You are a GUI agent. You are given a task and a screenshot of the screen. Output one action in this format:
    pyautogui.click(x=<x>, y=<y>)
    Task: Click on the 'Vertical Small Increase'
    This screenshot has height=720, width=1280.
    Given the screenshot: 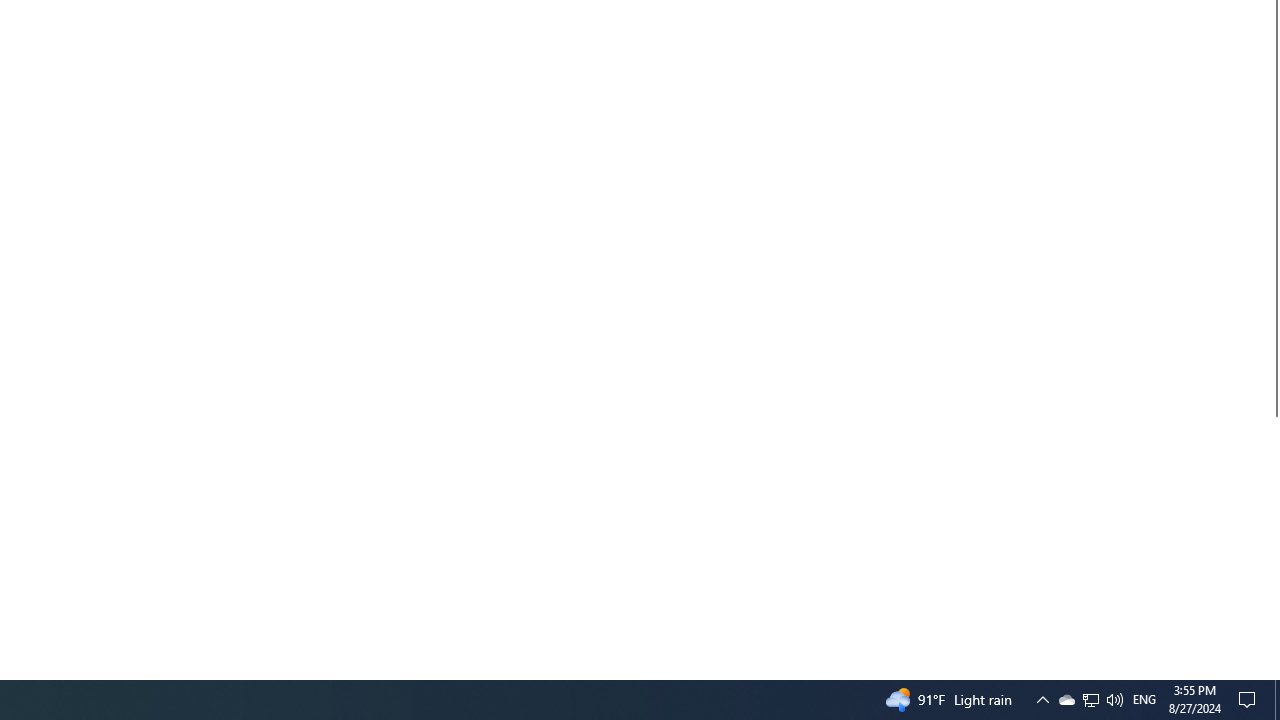 What is the action you would take?
    pyautogui.click(x=1271, y=671)
    